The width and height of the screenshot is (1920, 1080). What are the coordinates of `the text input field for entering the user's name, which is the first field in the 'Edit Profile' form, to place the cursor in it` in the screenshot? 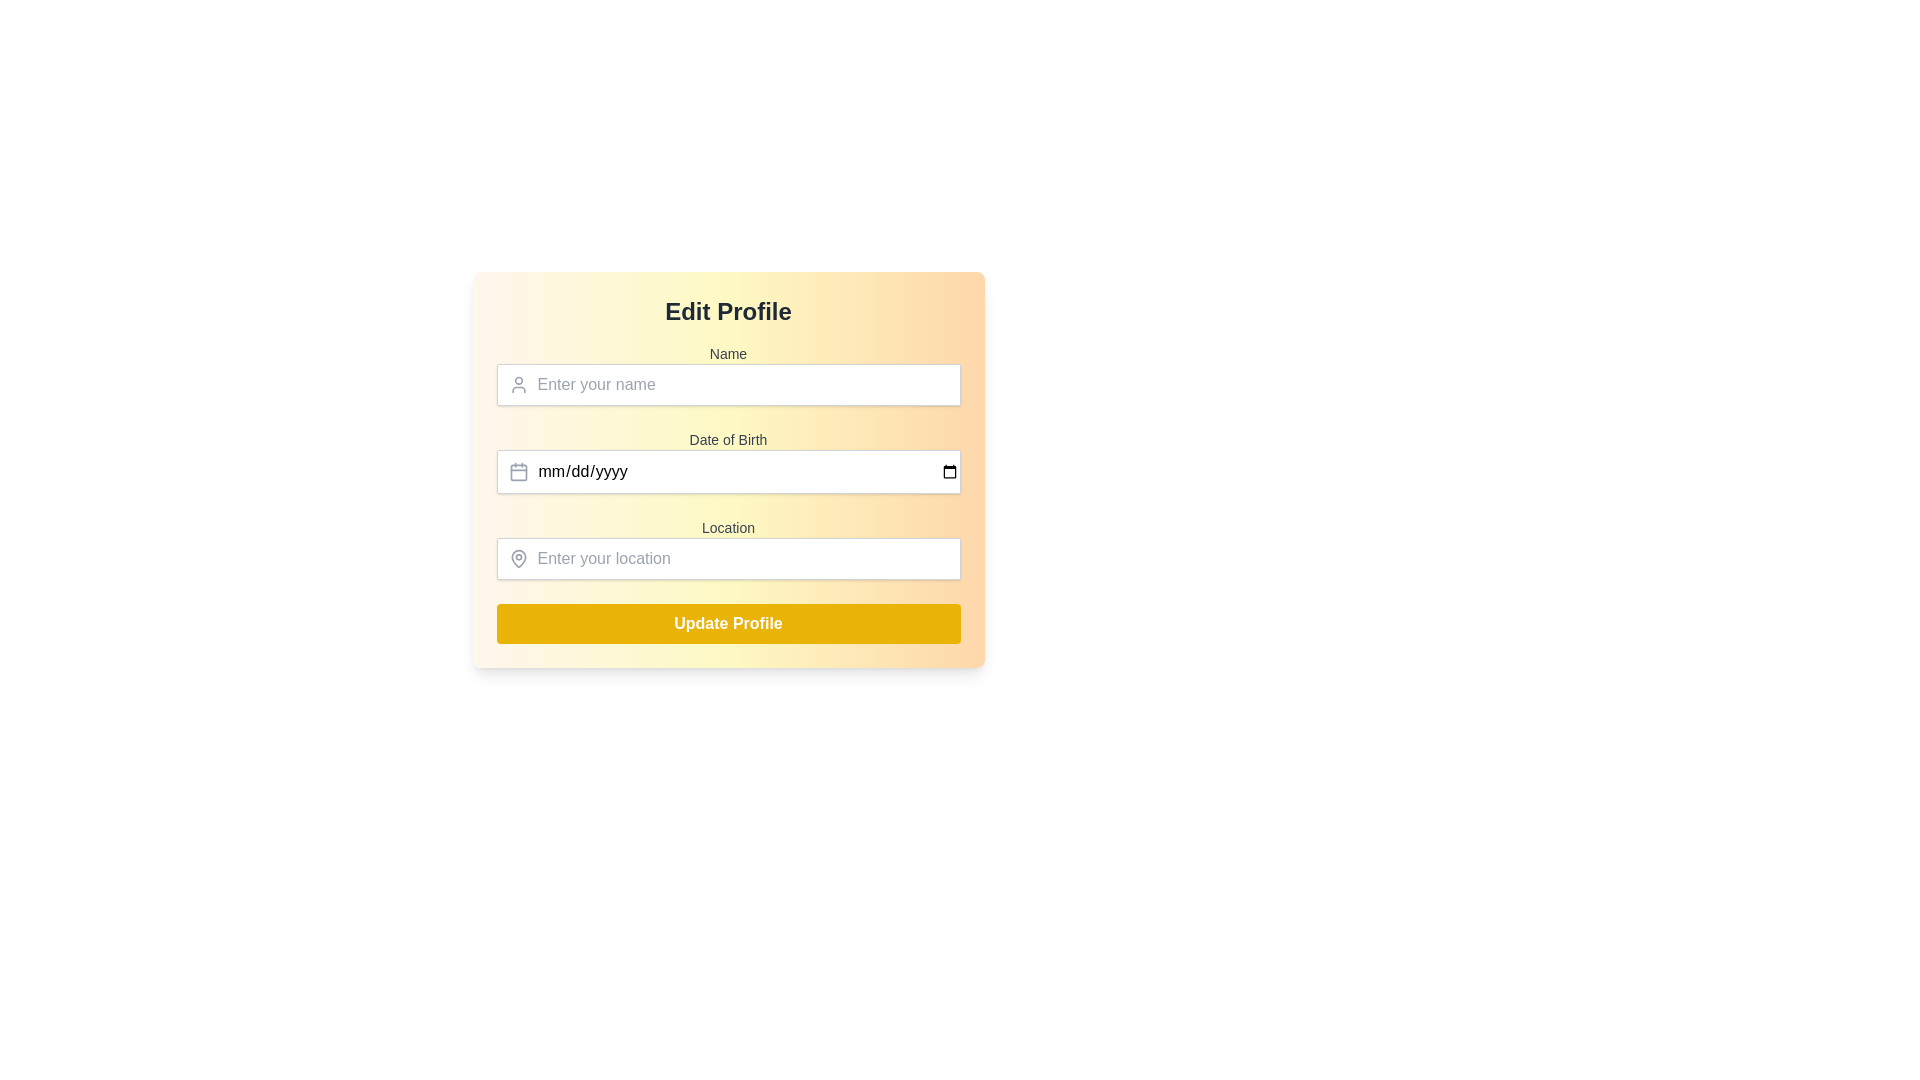 It's located at (727, 374).